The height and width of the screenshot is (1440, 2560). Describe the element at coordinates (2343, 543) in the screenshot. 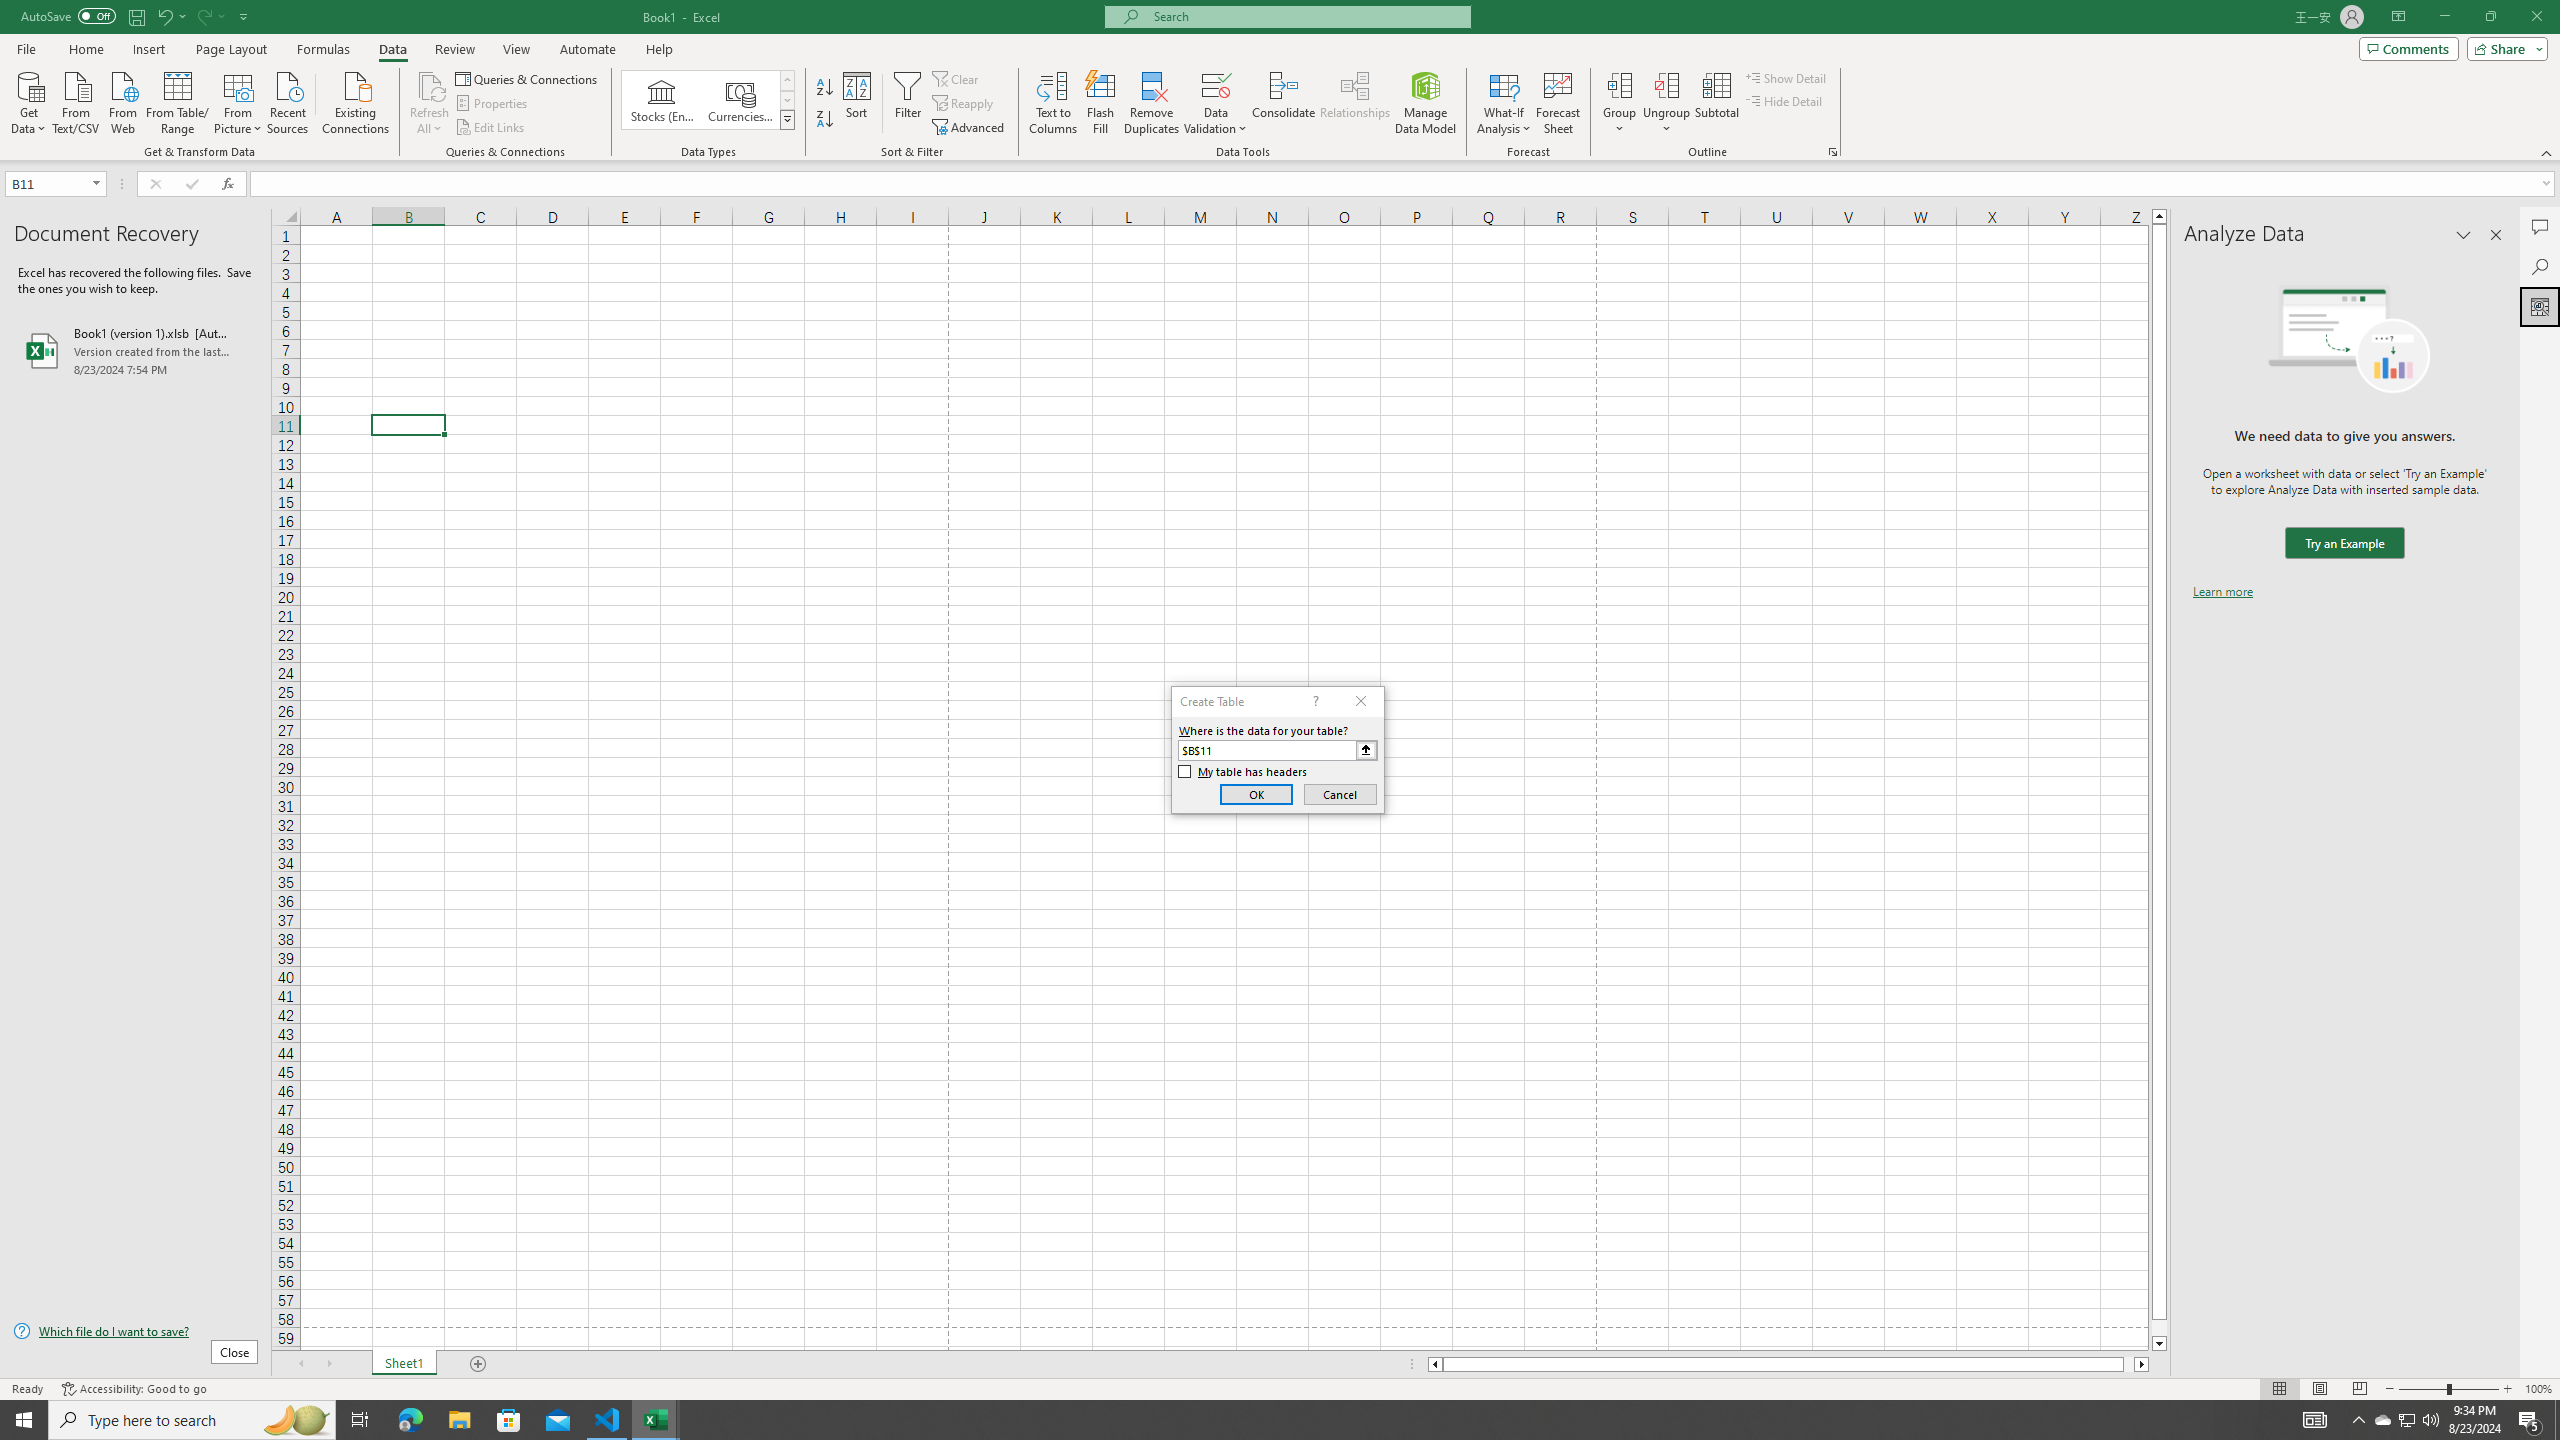

I see `'We need data to give you answers. Try an Example'` at that location.